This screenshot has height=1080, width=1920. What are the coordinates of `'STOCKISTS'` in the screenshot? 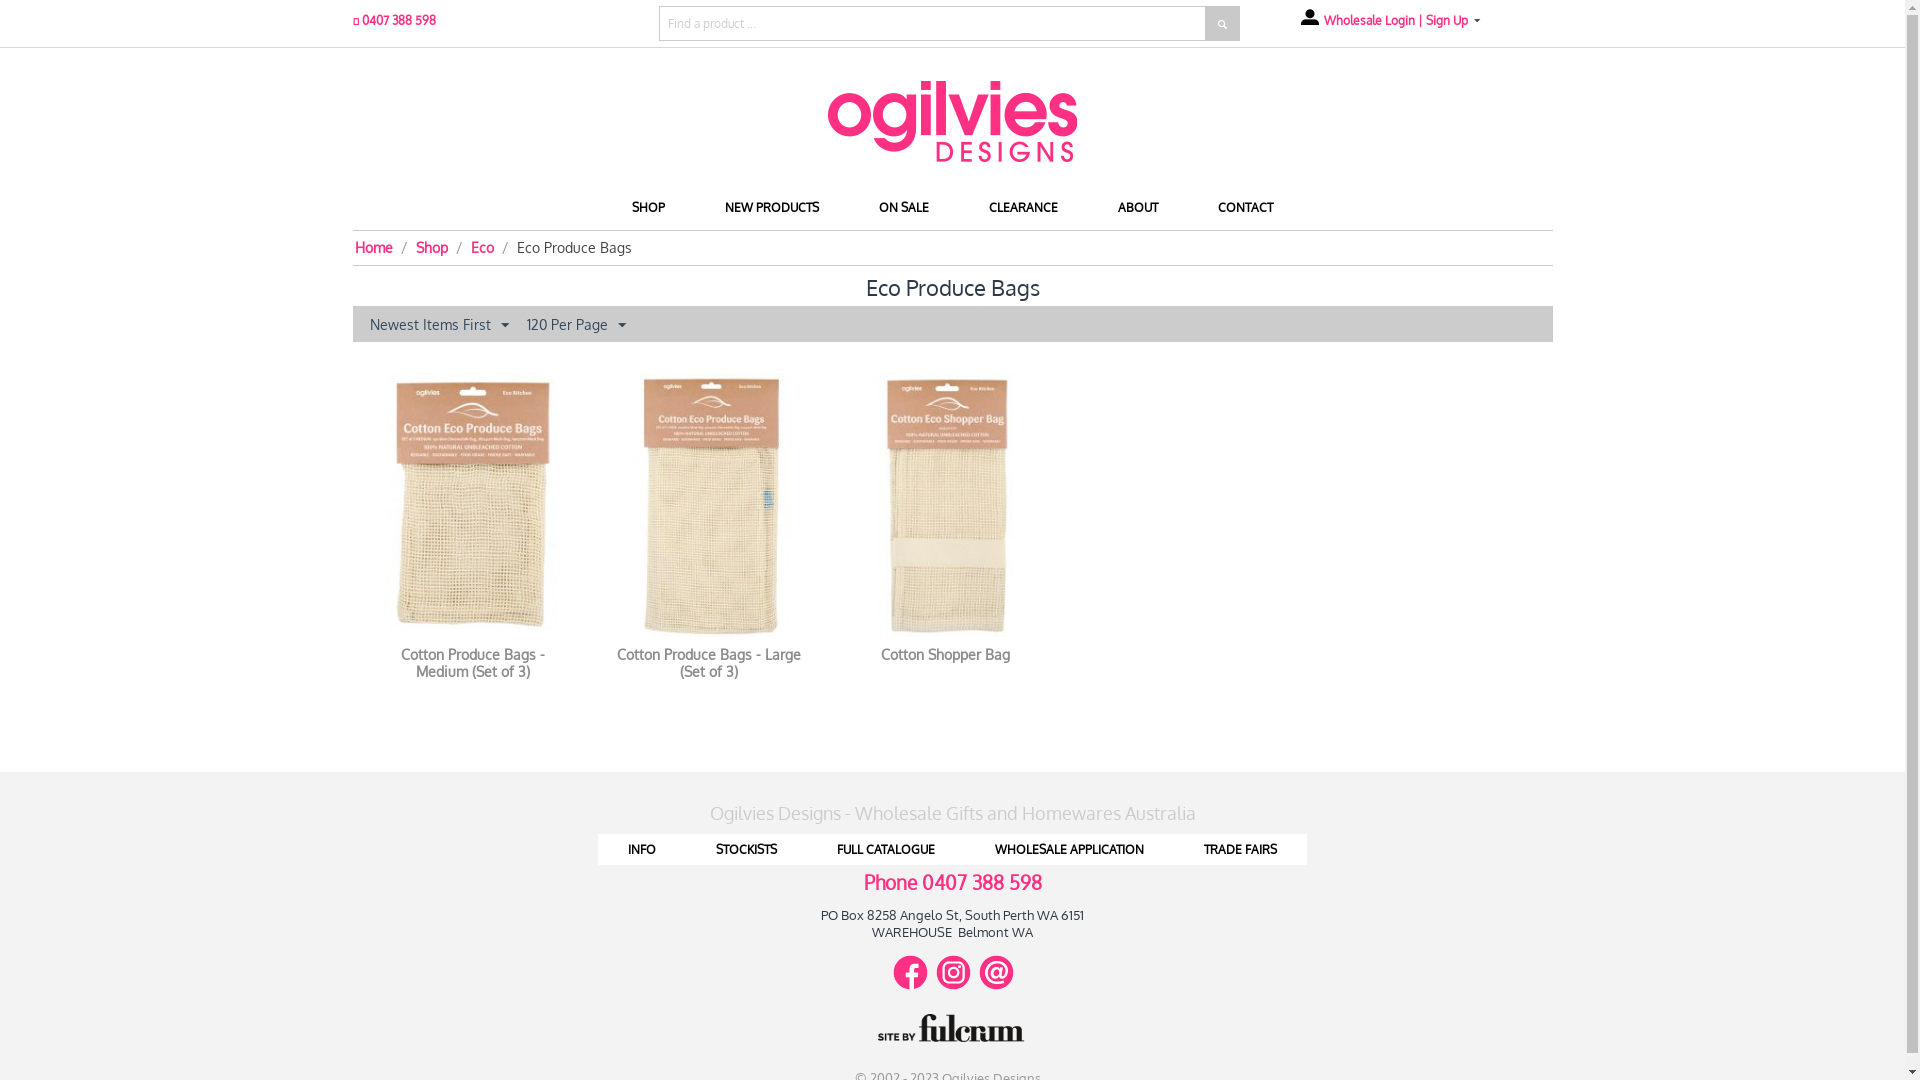 It's located at (686, 849).